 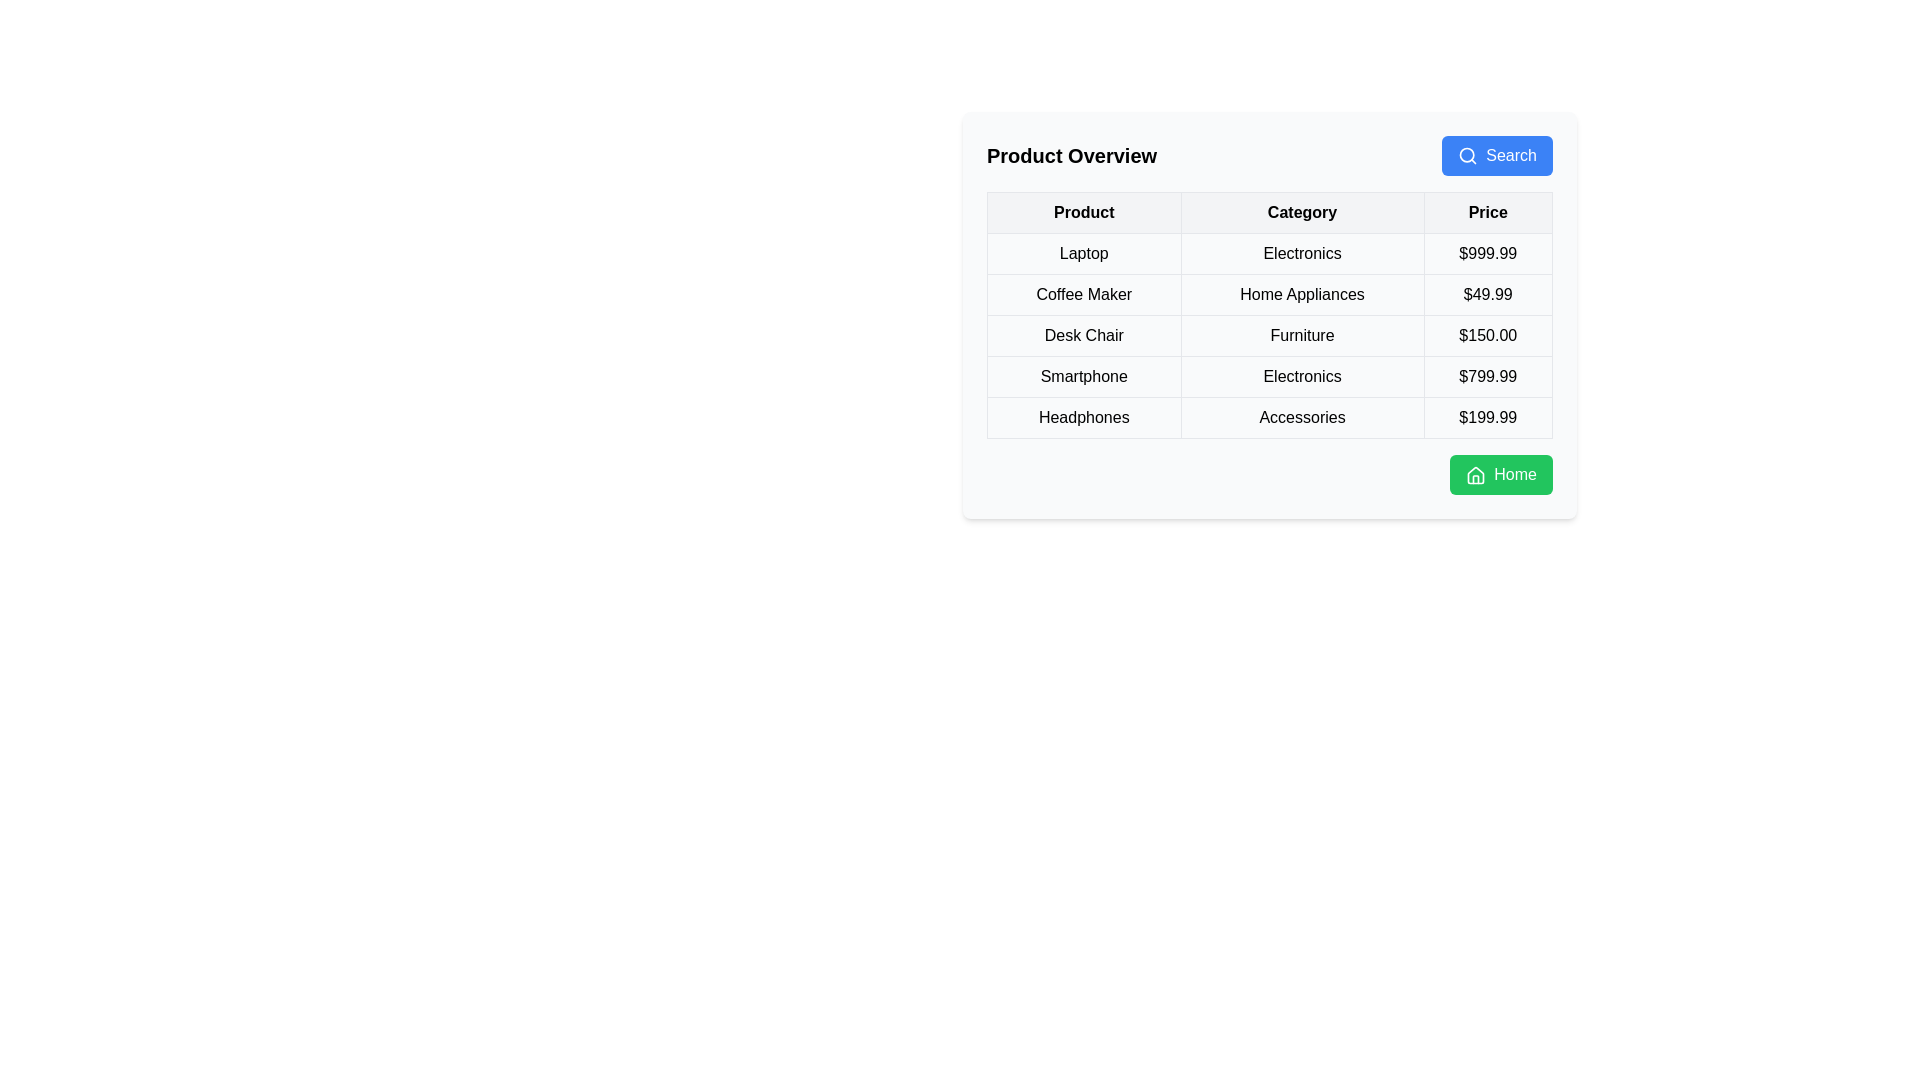 I want to click on the header row of the table under 'Product Overview' to sort the columns by 'Product', 'Category', or 'Price', so click(x=1269, y=212).